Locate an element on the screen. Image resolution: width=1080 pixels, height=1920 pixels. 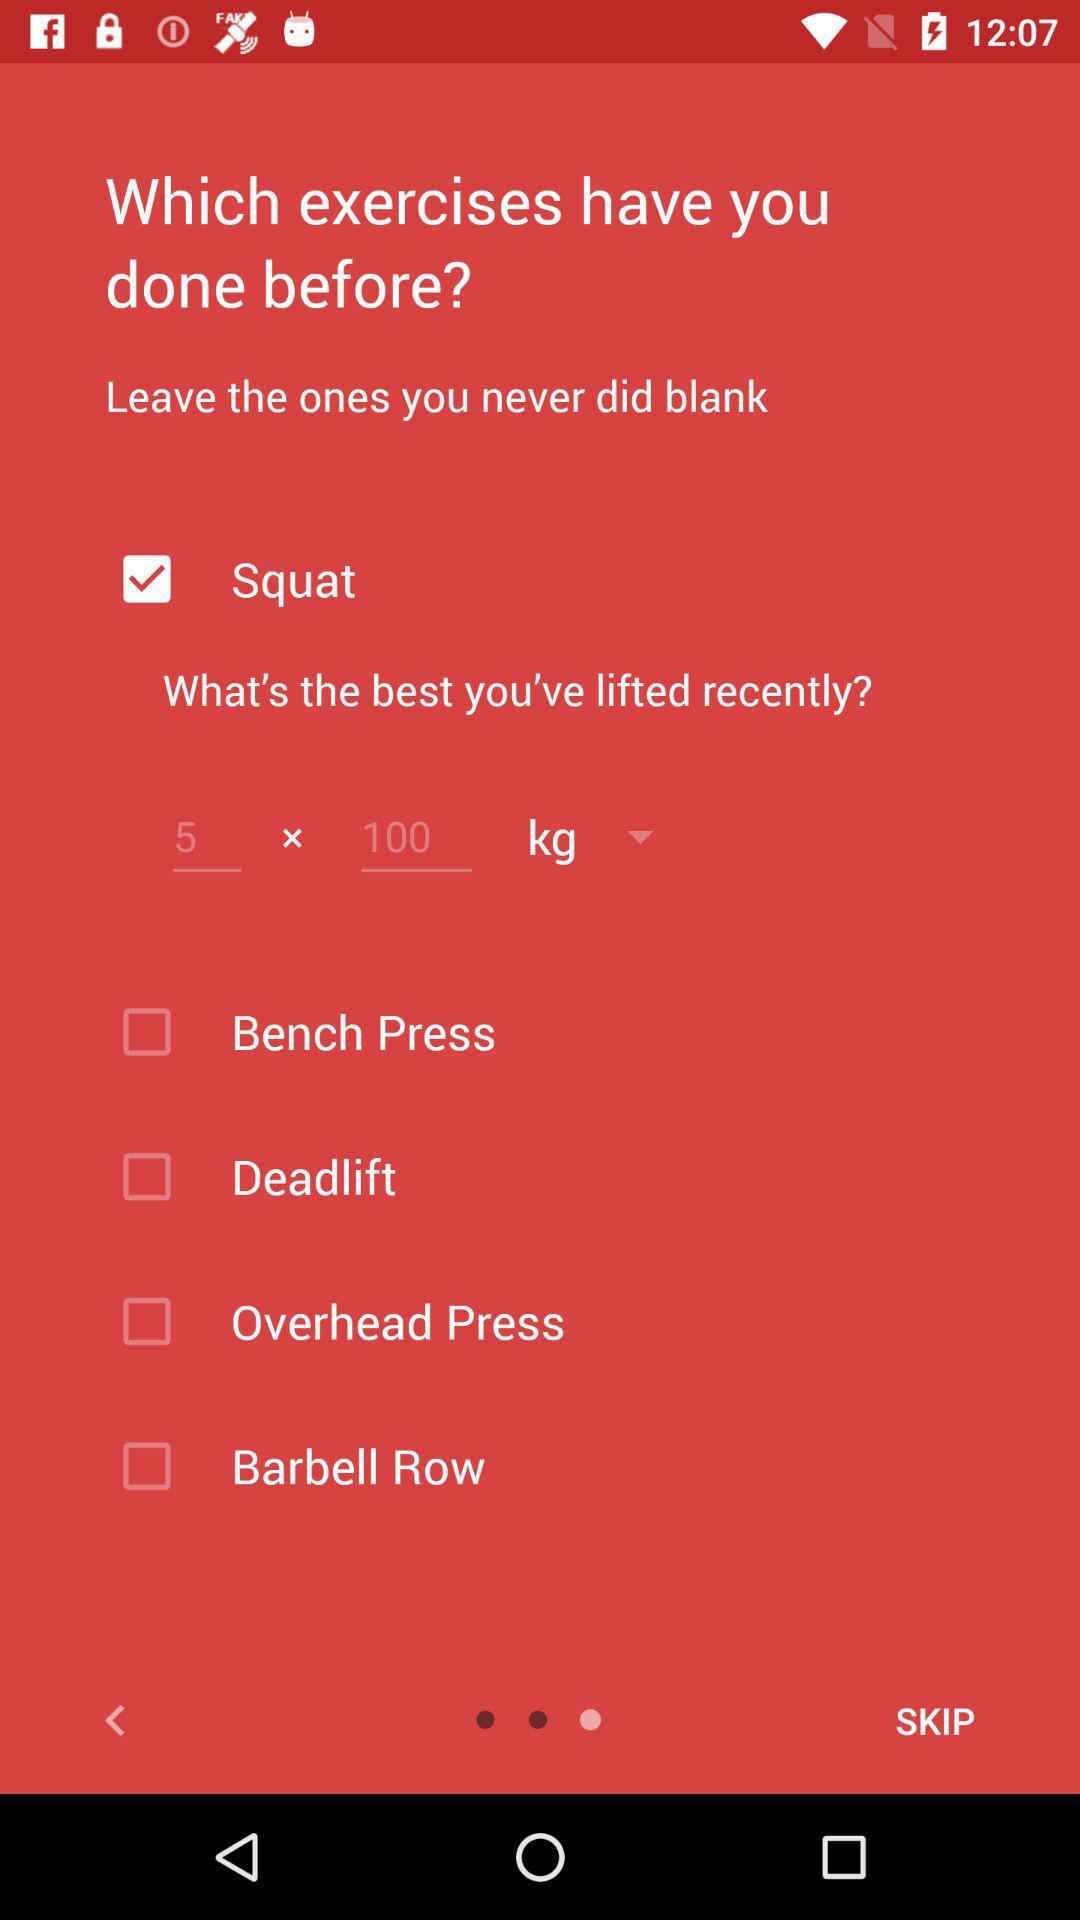
skip icon is located at coordinates (866, 1719).